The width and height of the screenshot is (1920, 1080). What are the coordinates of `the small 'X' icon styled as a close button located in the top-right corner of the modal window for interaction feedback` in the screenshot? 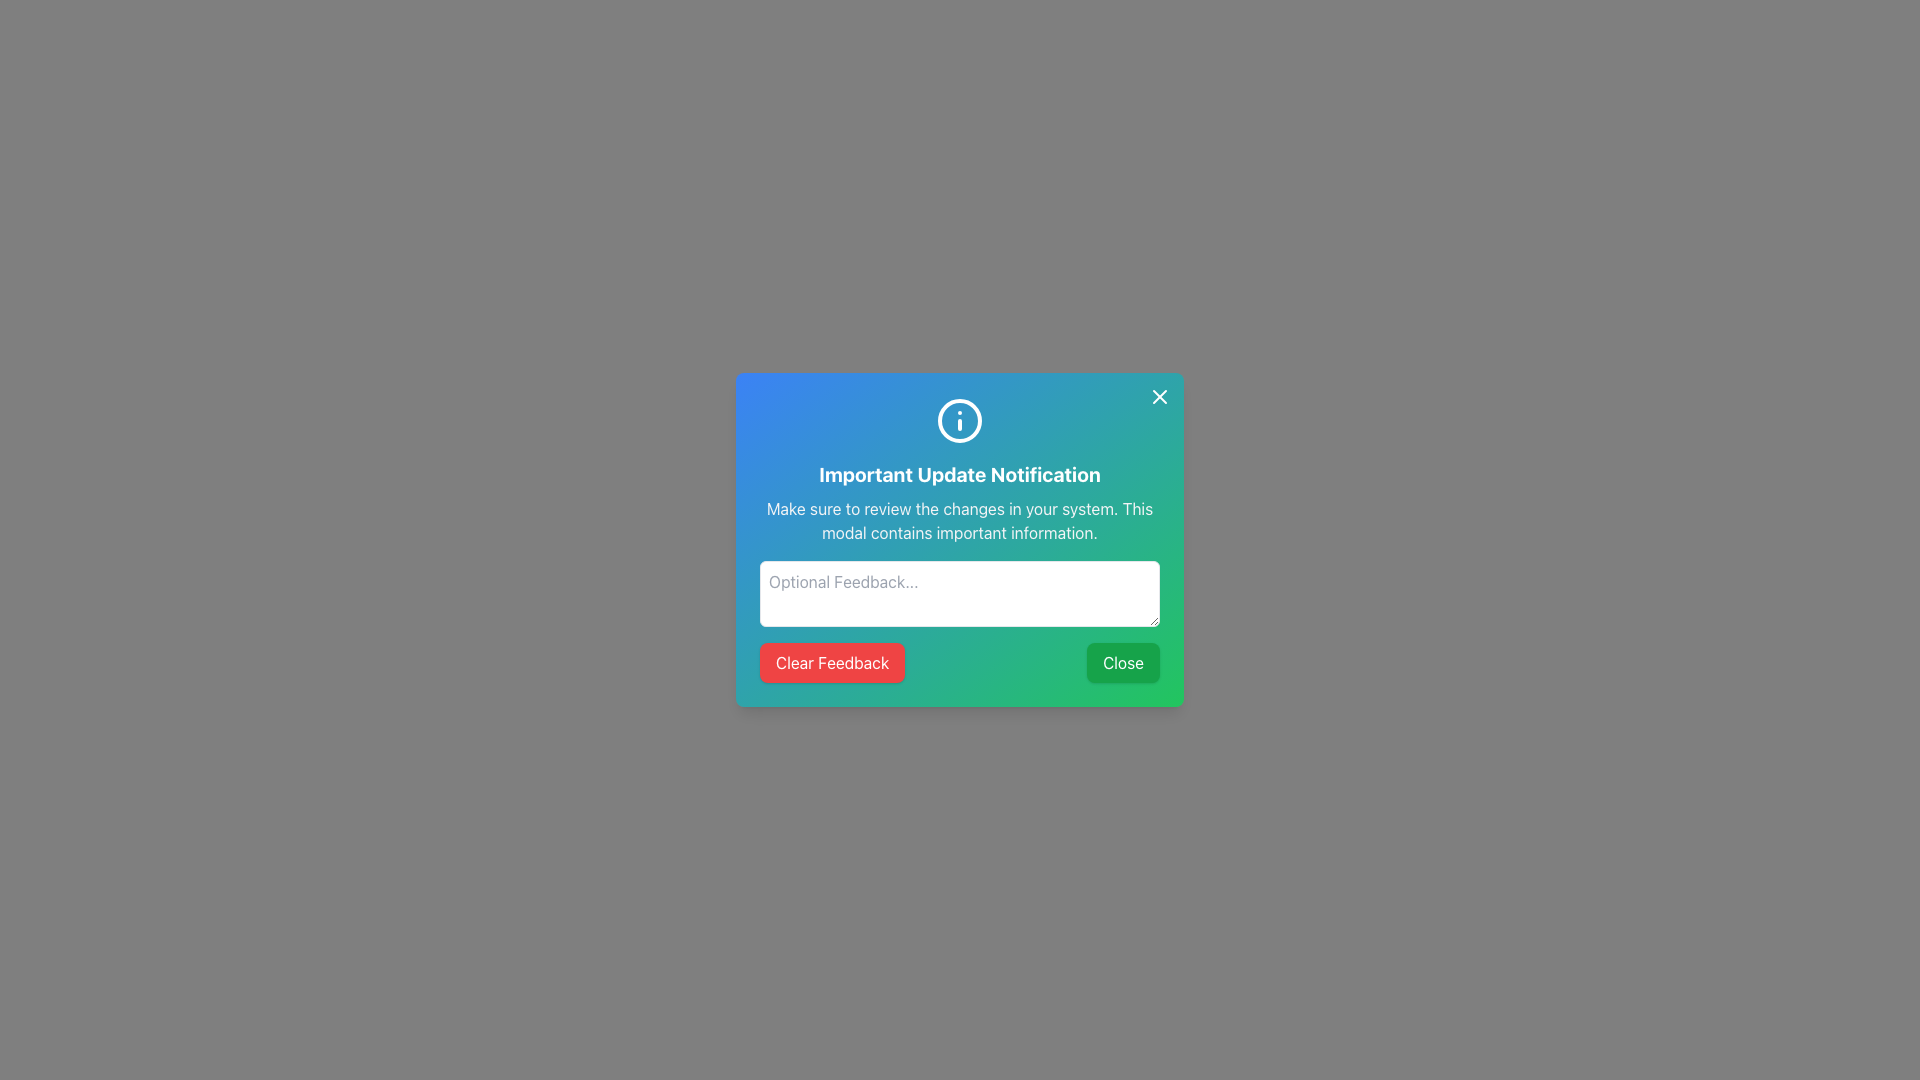 It's located at (1160, 397).